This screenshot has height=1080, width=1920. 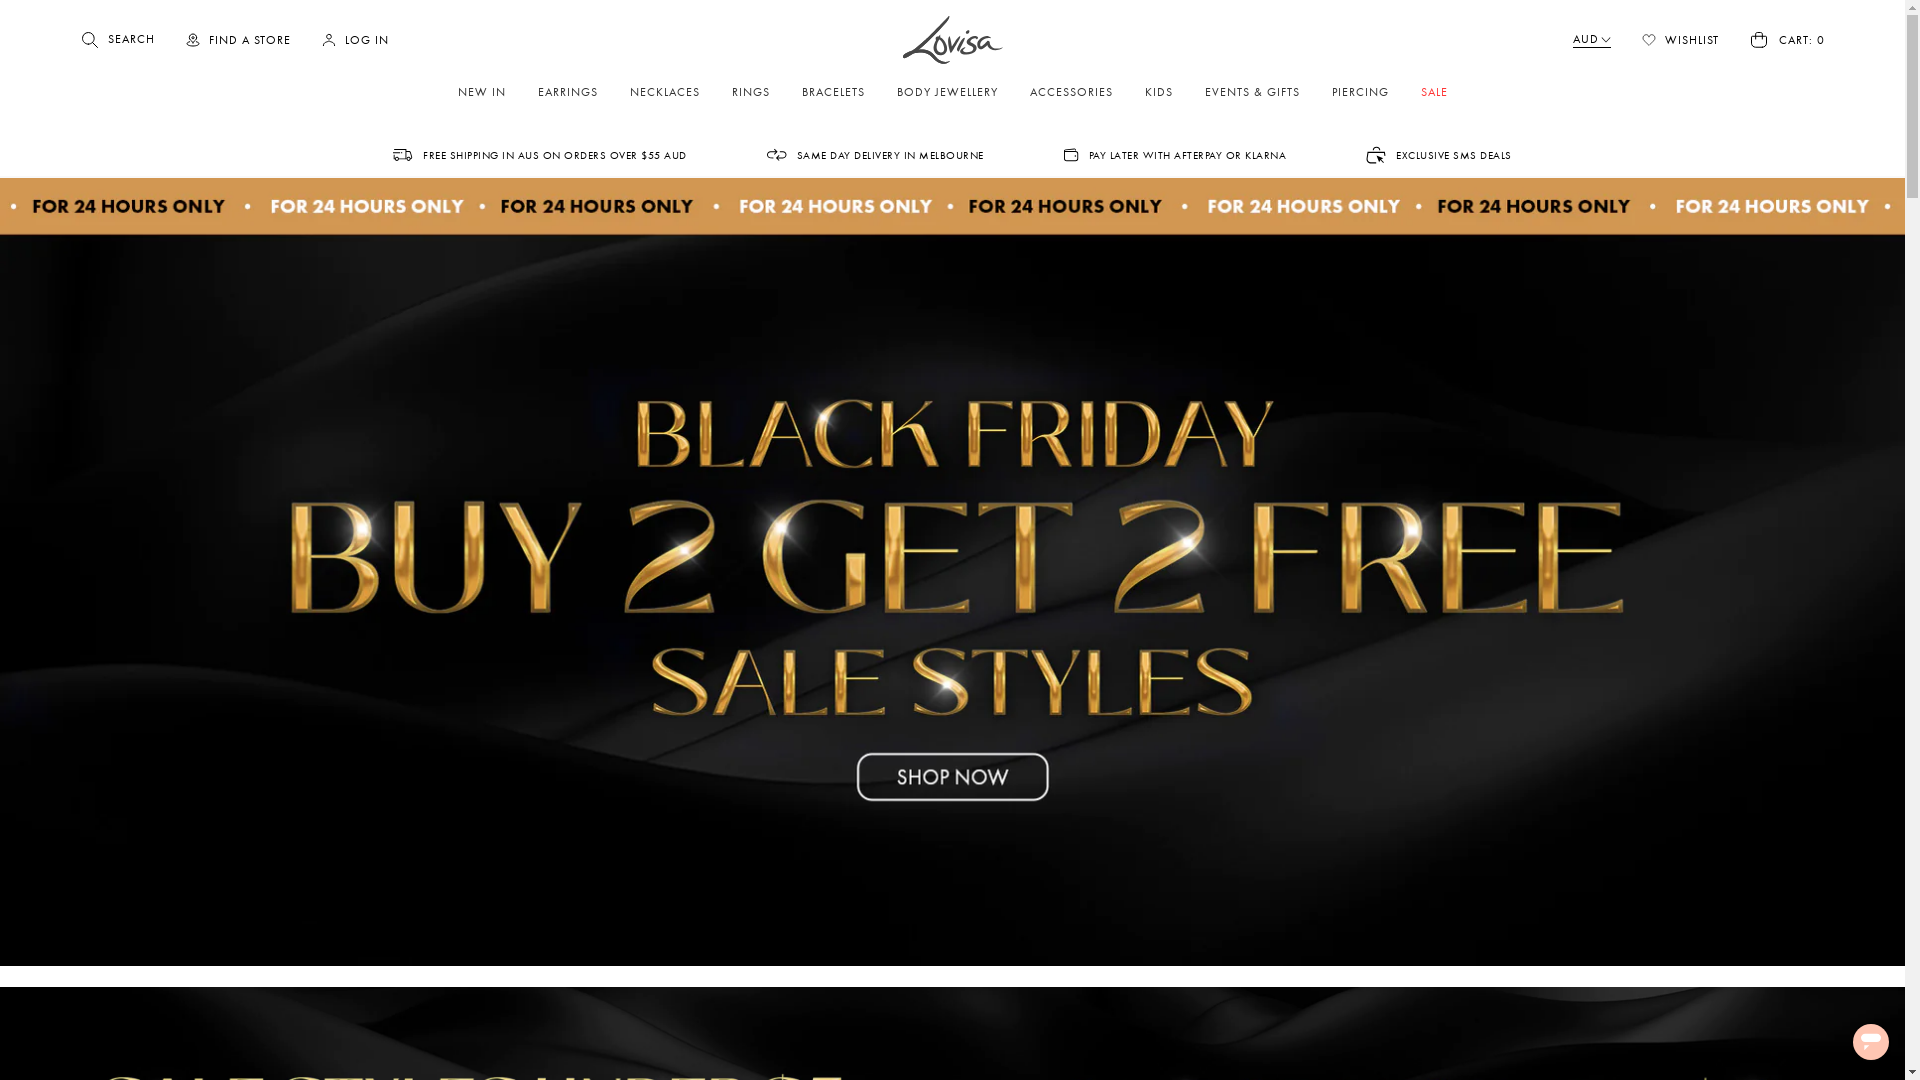 What do you see at coordinates (321, 40) in the screenshot?
I see `'LOG IN'` at bounding box center [321, 40].